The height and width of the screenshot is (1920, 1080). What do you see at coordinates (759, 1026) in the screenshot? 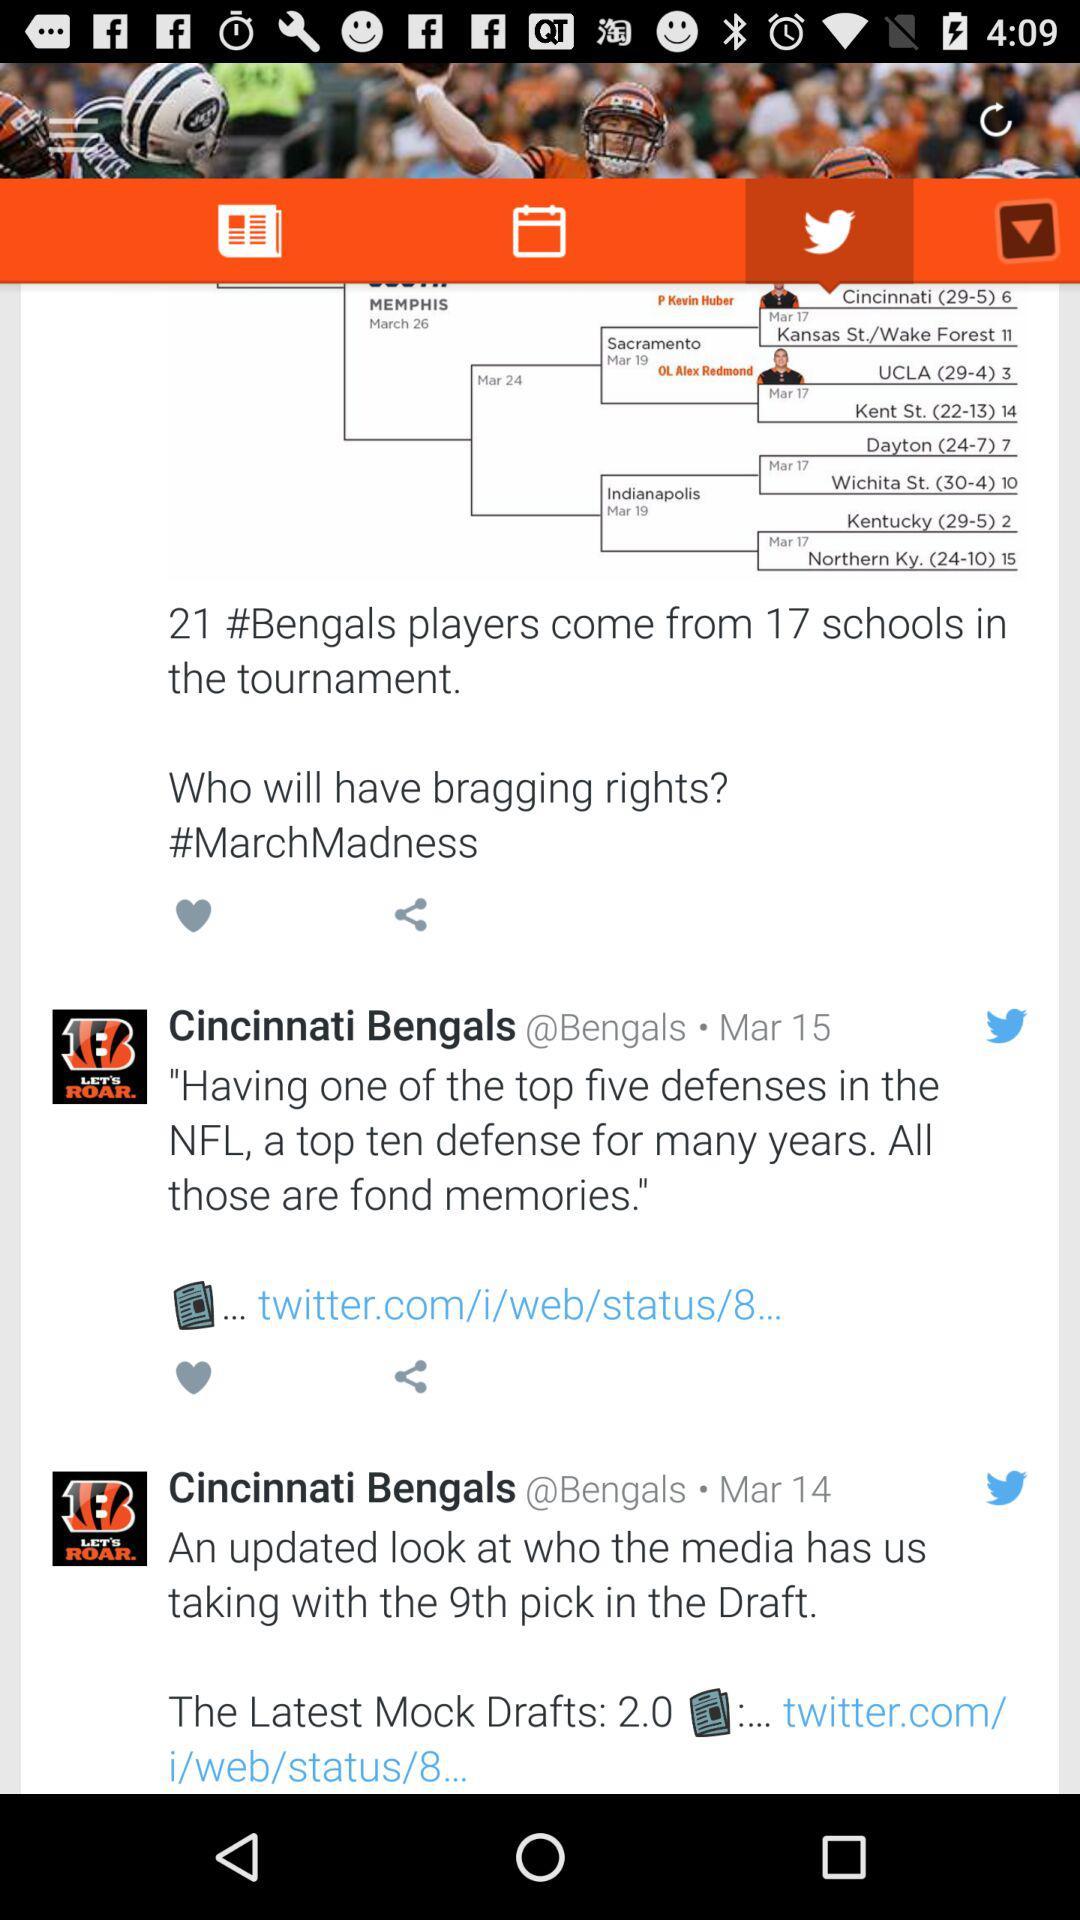
I see `the item below 21 bengals players item` at bounding box center [759, 1026].